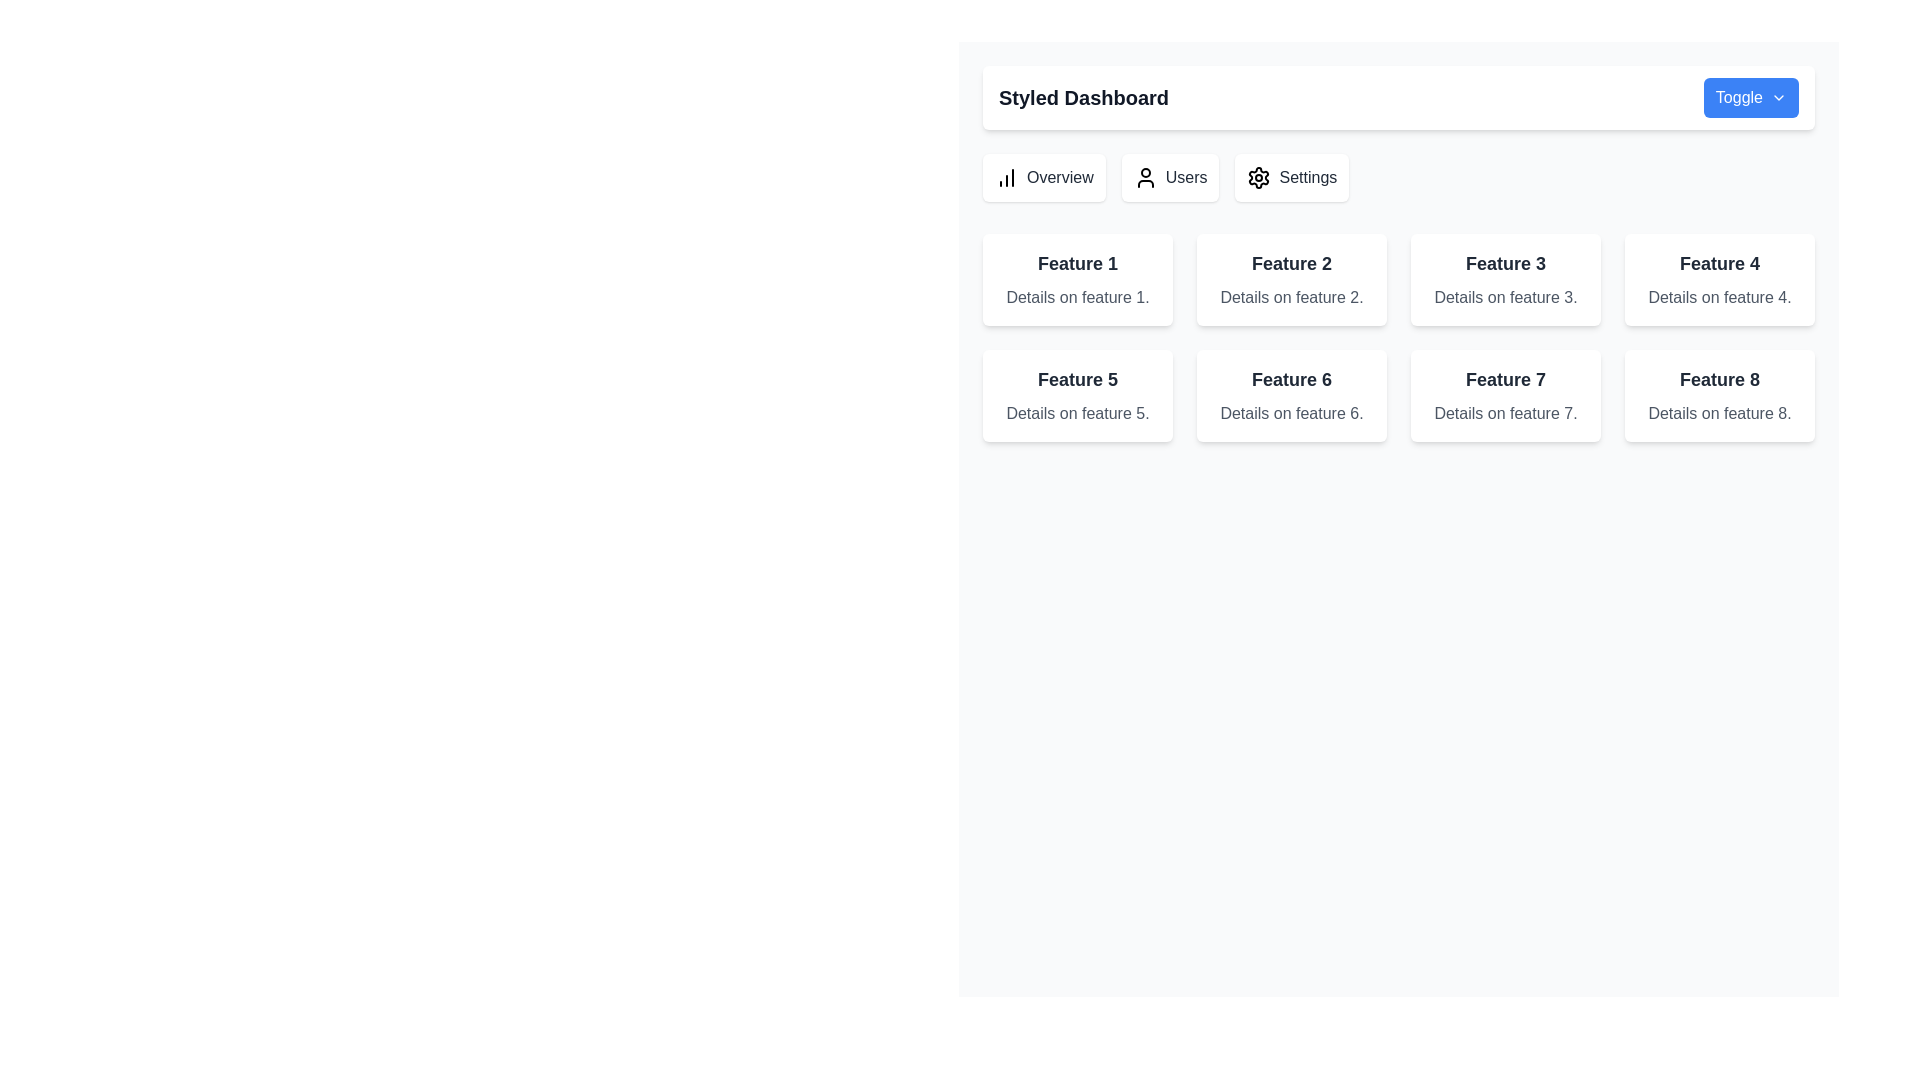 The image size is (1920, 1080). What do you see at coordinates (1291, 297) in the screenshot?
I see `text label that contains 'Details on feature 2.', which is styled in light gray and located below the title 'Feature 2' in the card of the grid layout` at bounding box center [1291, 297].